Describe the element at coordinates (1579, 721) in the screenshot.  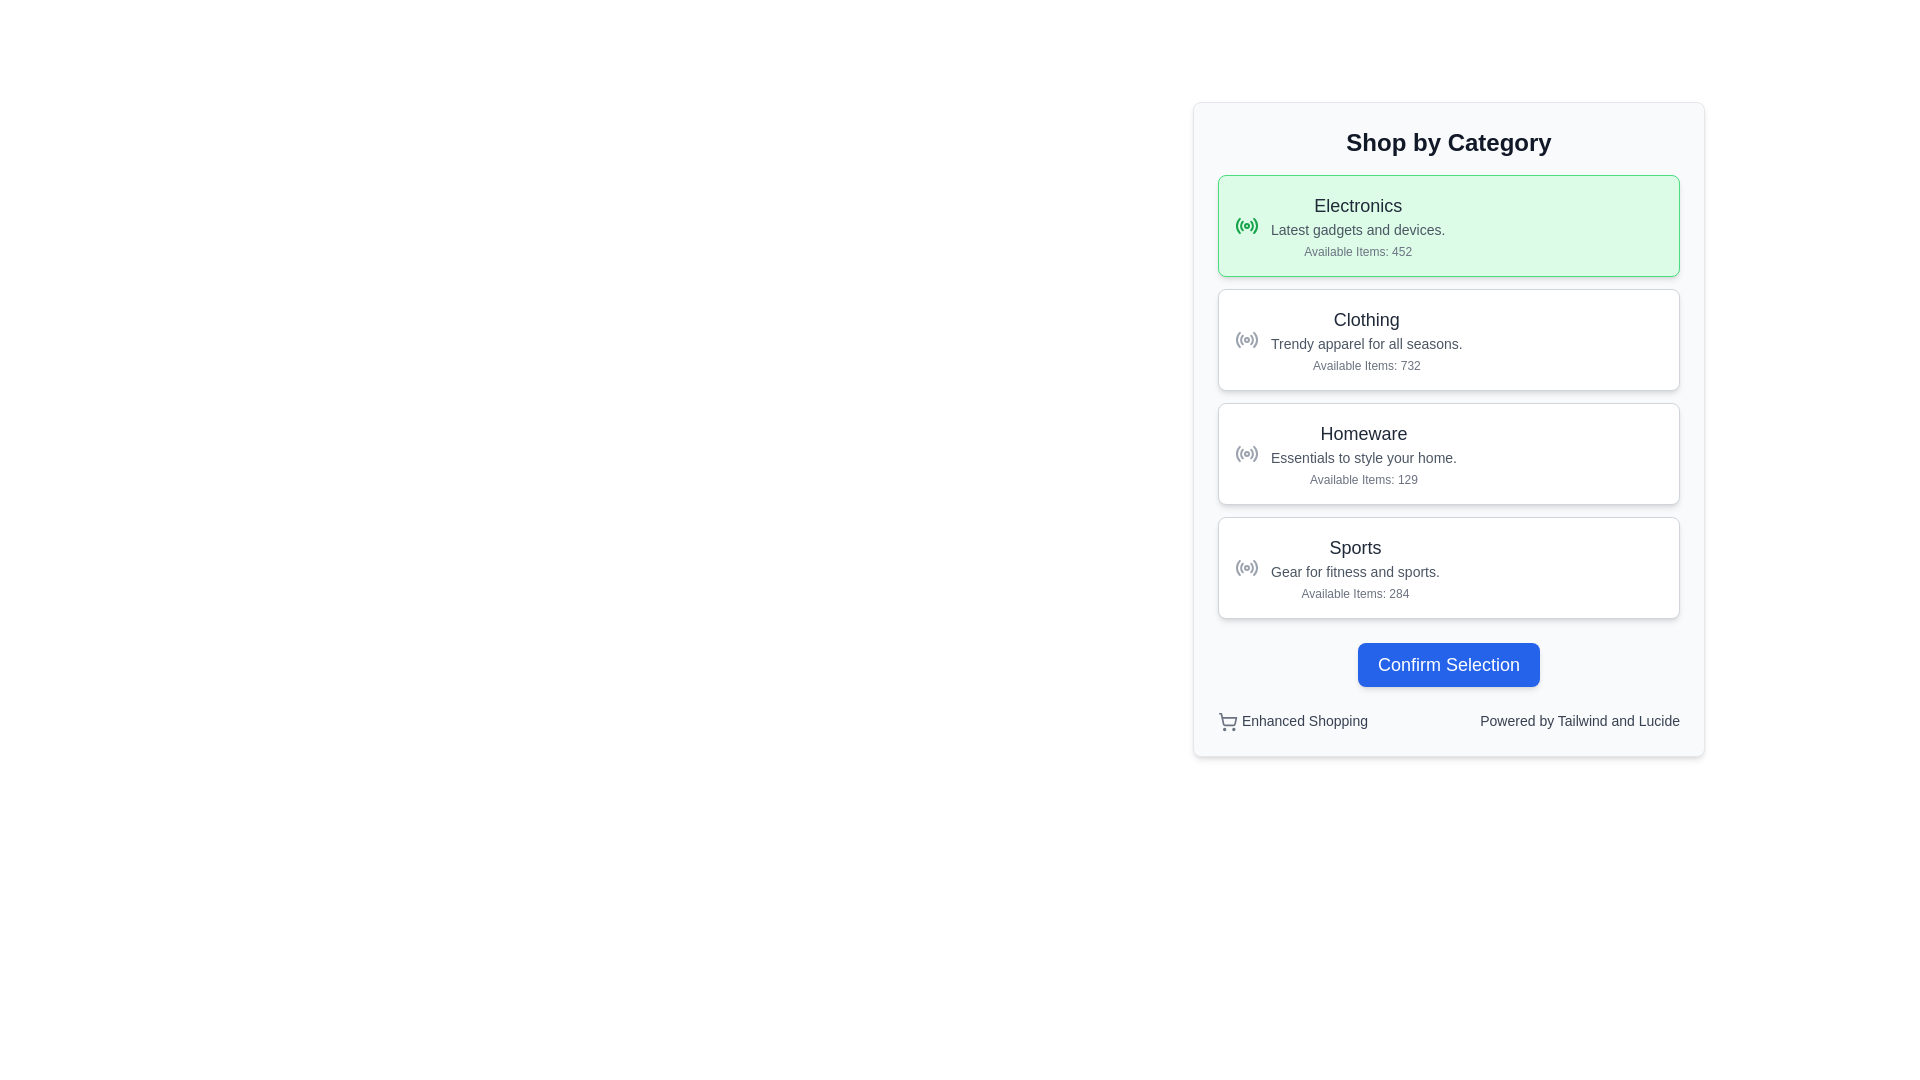
I see `the text label displaying 'Powered by Tailwind and Lucide', located at the bottom right corner of the interface` at that location.